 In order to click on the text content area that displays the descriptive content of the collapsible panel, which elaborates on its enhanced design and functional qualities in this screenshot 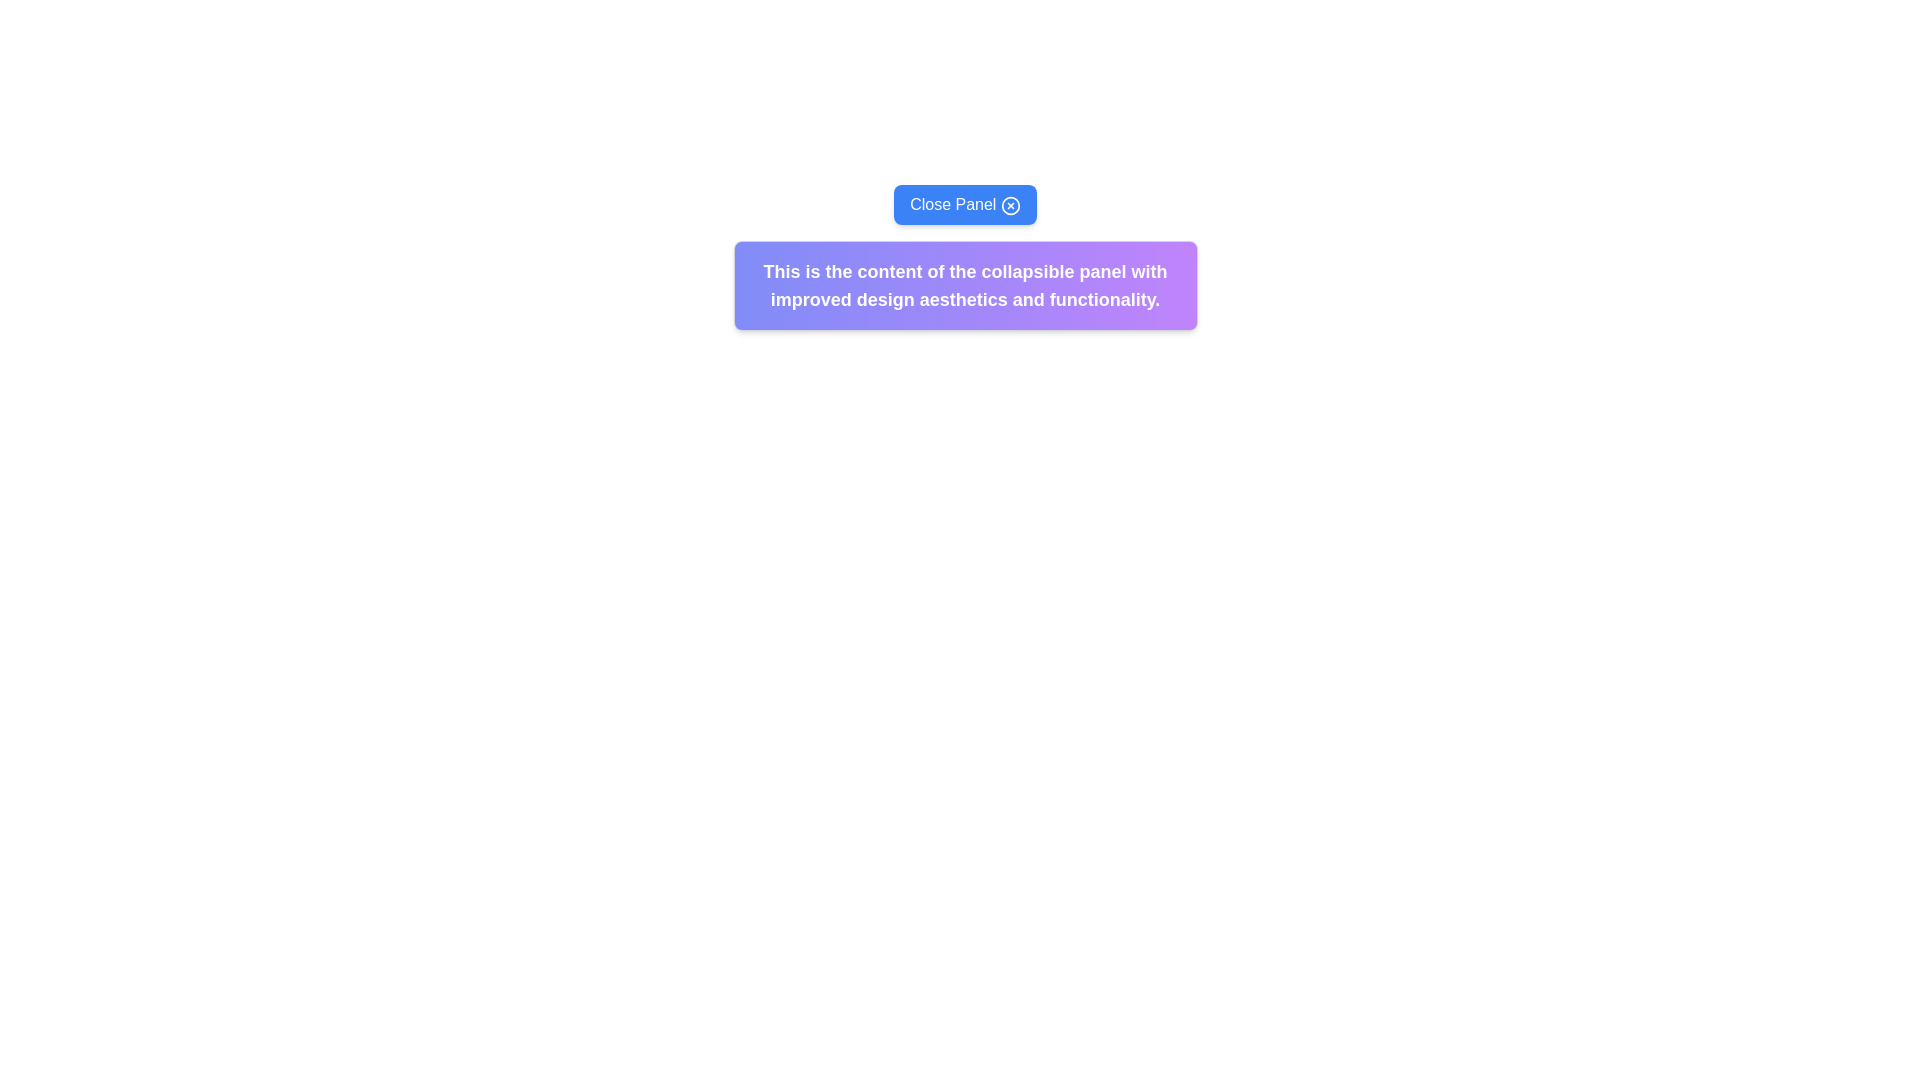, I will do `click(965, 285)`.